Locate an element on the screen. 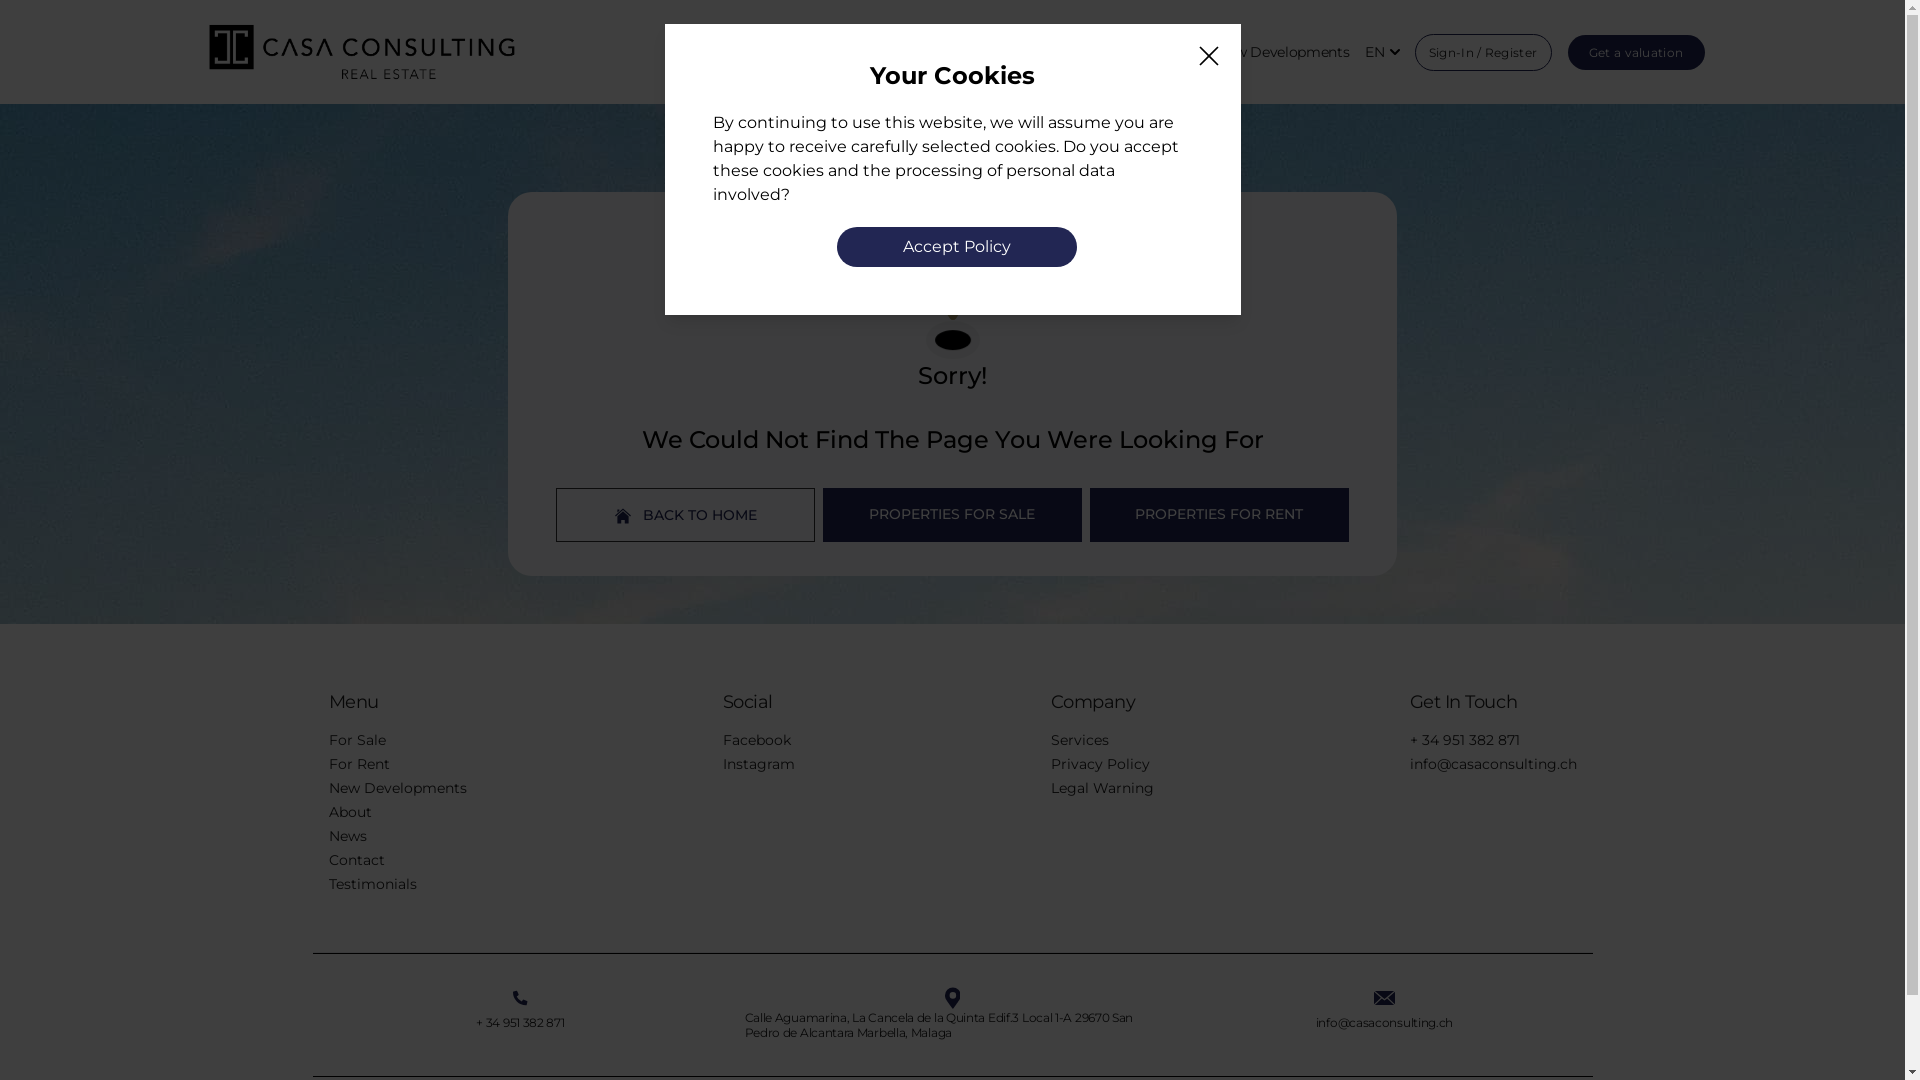 This screenshot has width=1920, height=1080. 'PROPERTIES FOR SALE' is located at coordinates (951, 514).